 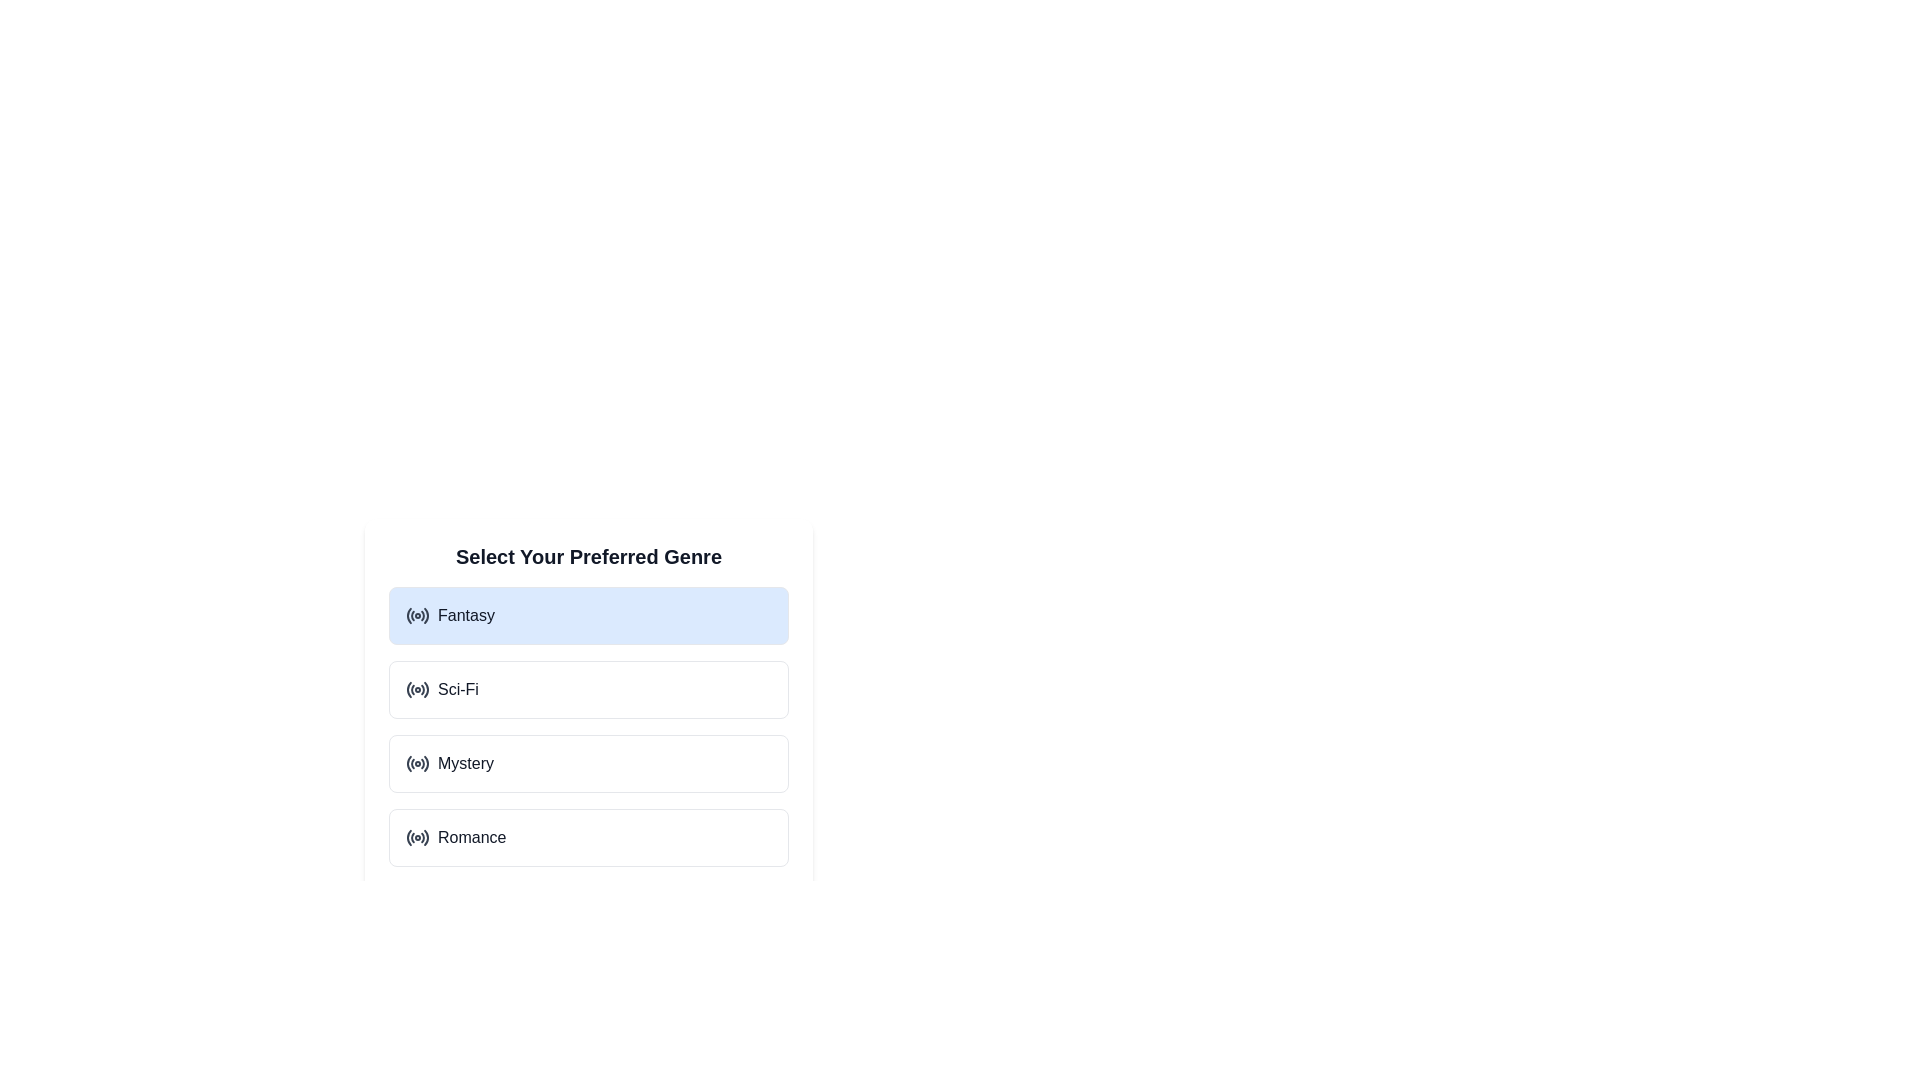 What do you see at coordinates (588, 744) in the screenshot?
I see `the 'Mystery' selectable card, which is the third option in the genre selection list` at bounding box center [588, 744].